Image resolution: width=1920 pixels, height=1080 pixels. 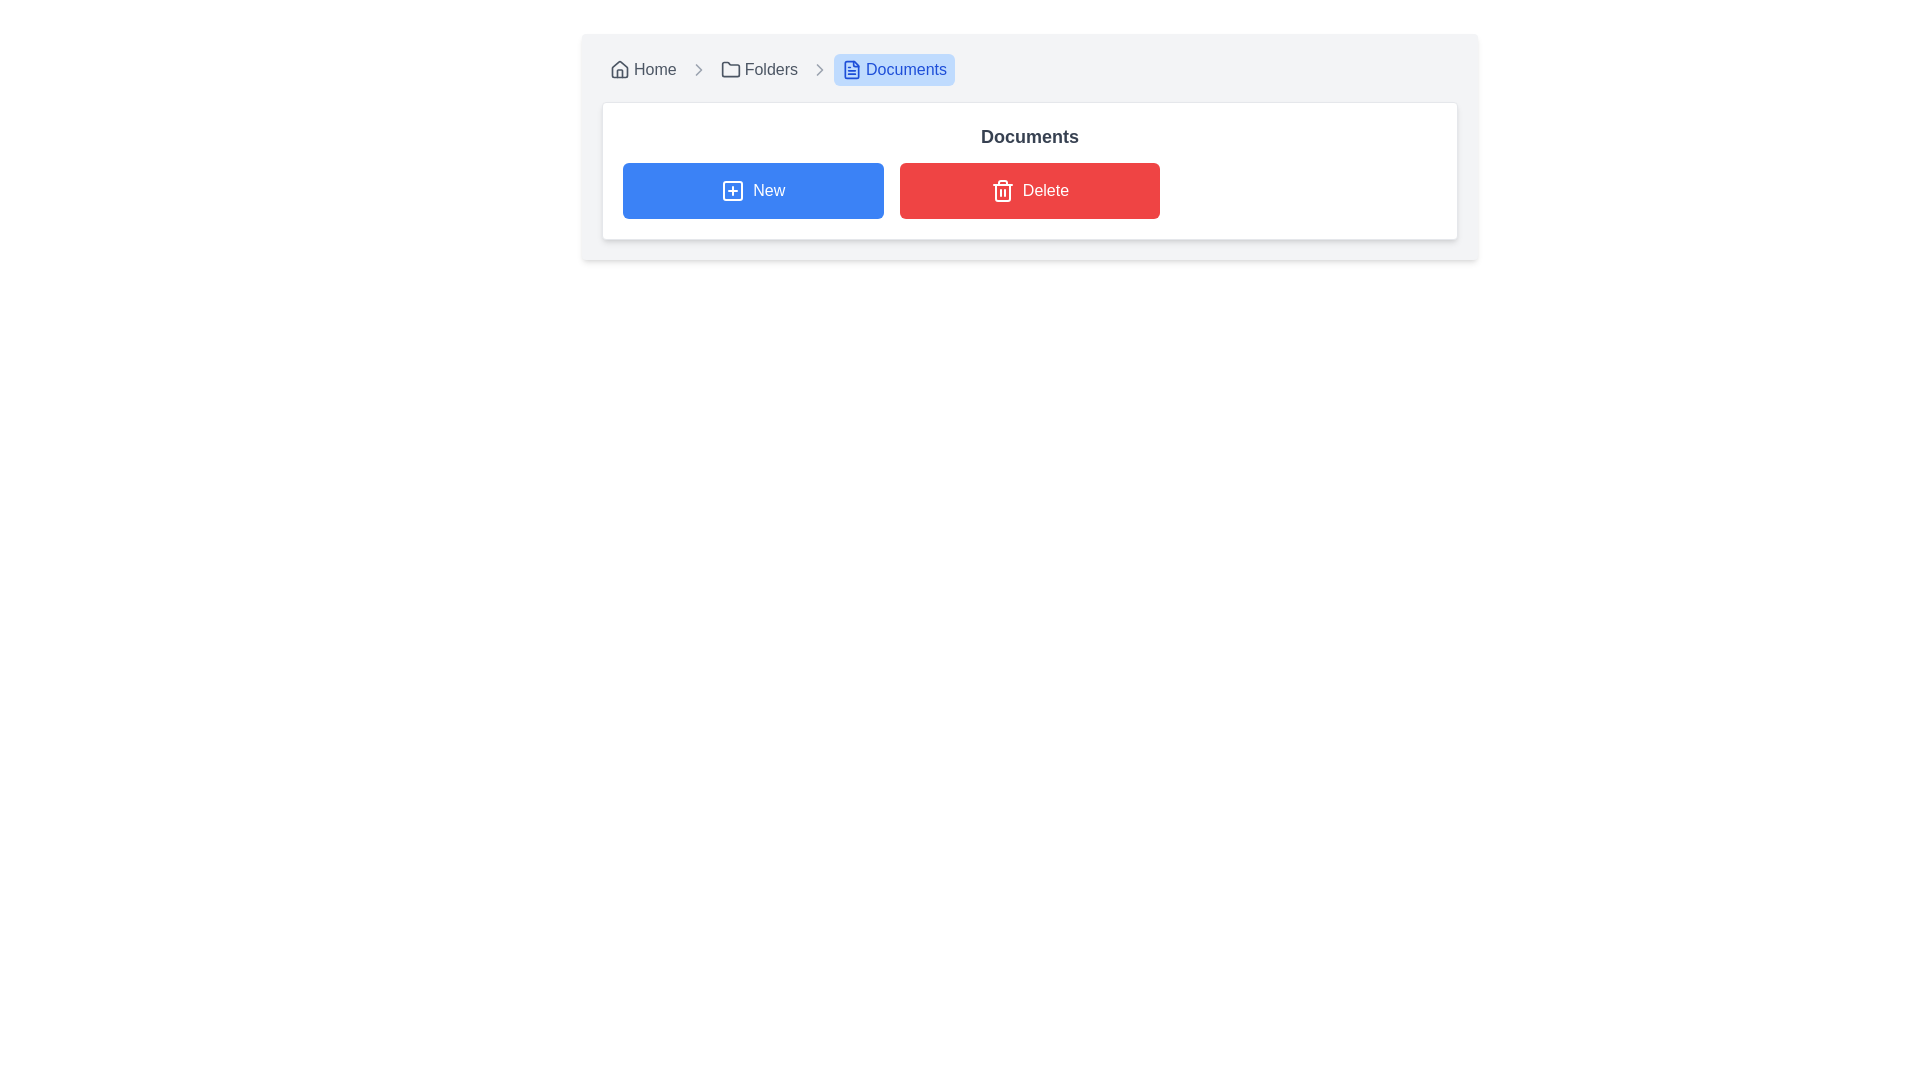 What do you see at coordinates (732, 191) in the screenshot?
I see `the background decoration of the icon inside the 'New' button, which enhances the clarity and attractiveness of the interface` at bounding box center [732, 191].